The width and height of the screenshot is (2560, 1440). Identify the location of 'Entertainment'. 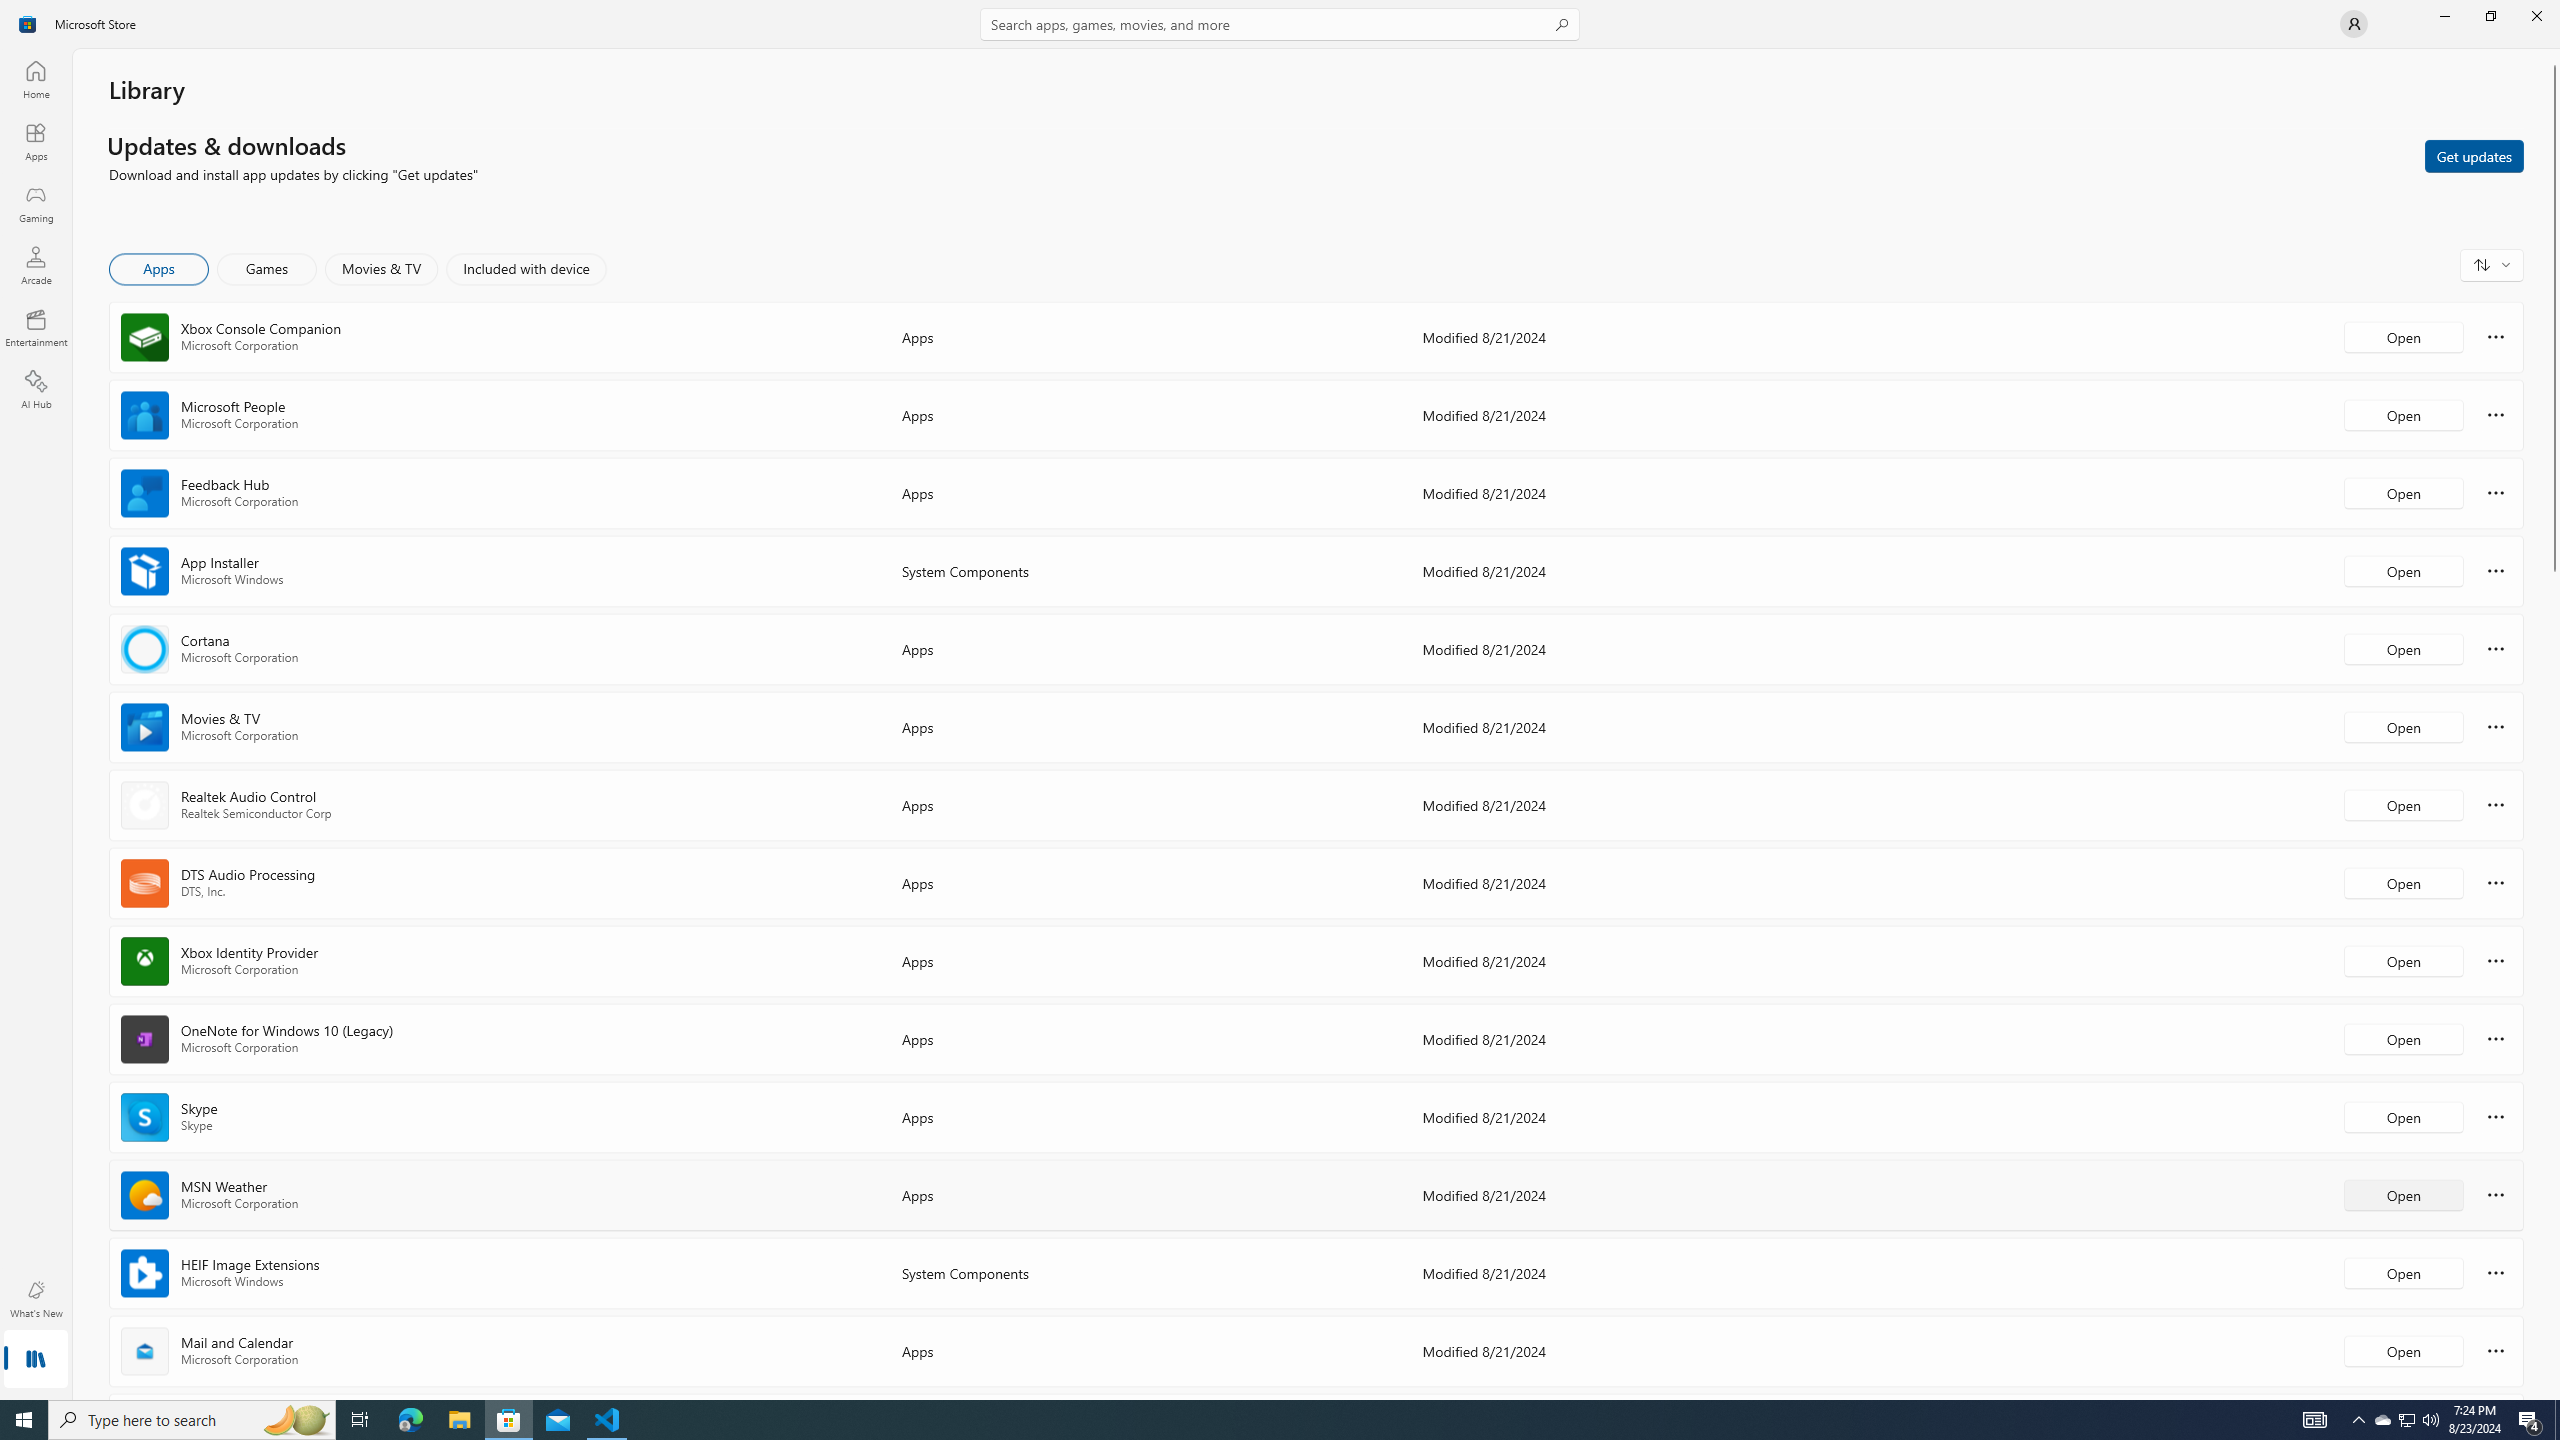
(34, 326).